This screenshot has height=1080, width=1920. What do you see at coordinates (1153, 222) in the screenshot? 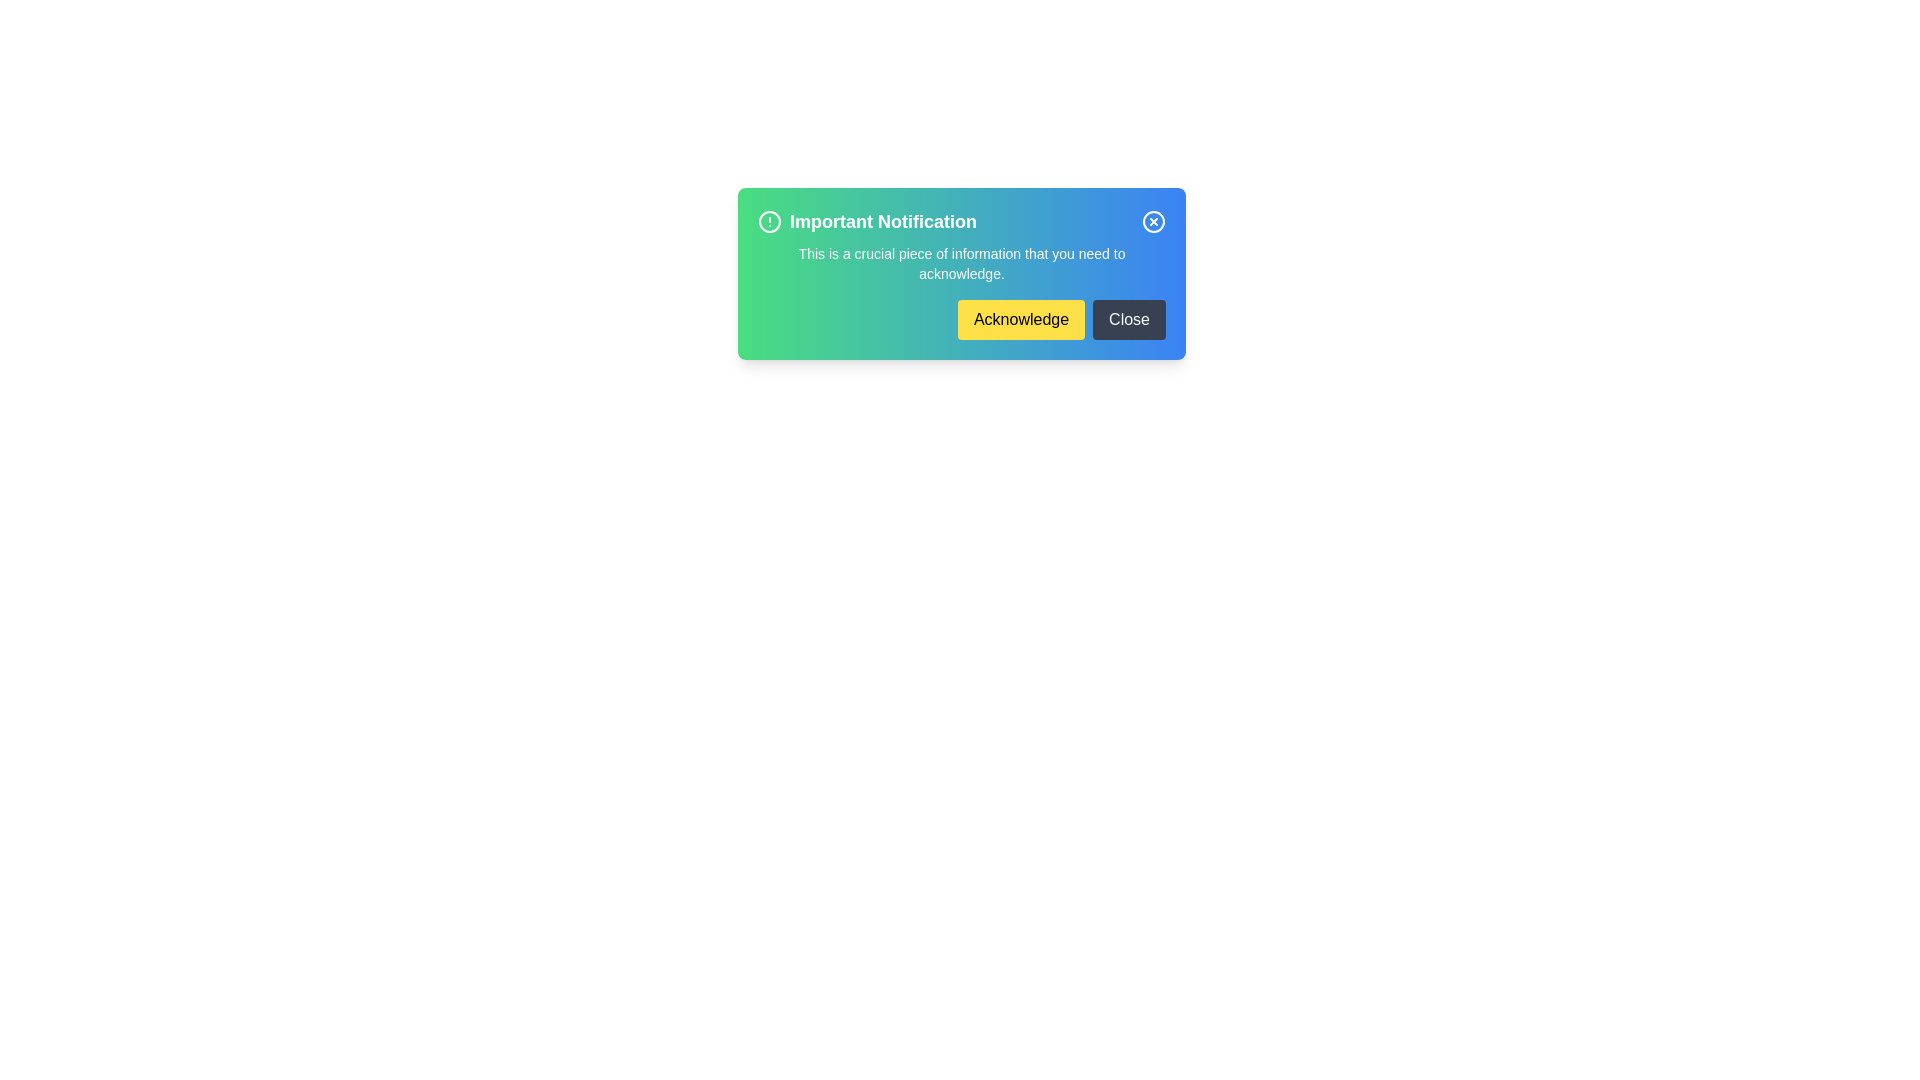
I see `the central SVG circle of the close button located at the top-right corner of the notification banner` at bounding box center [1153, 222].